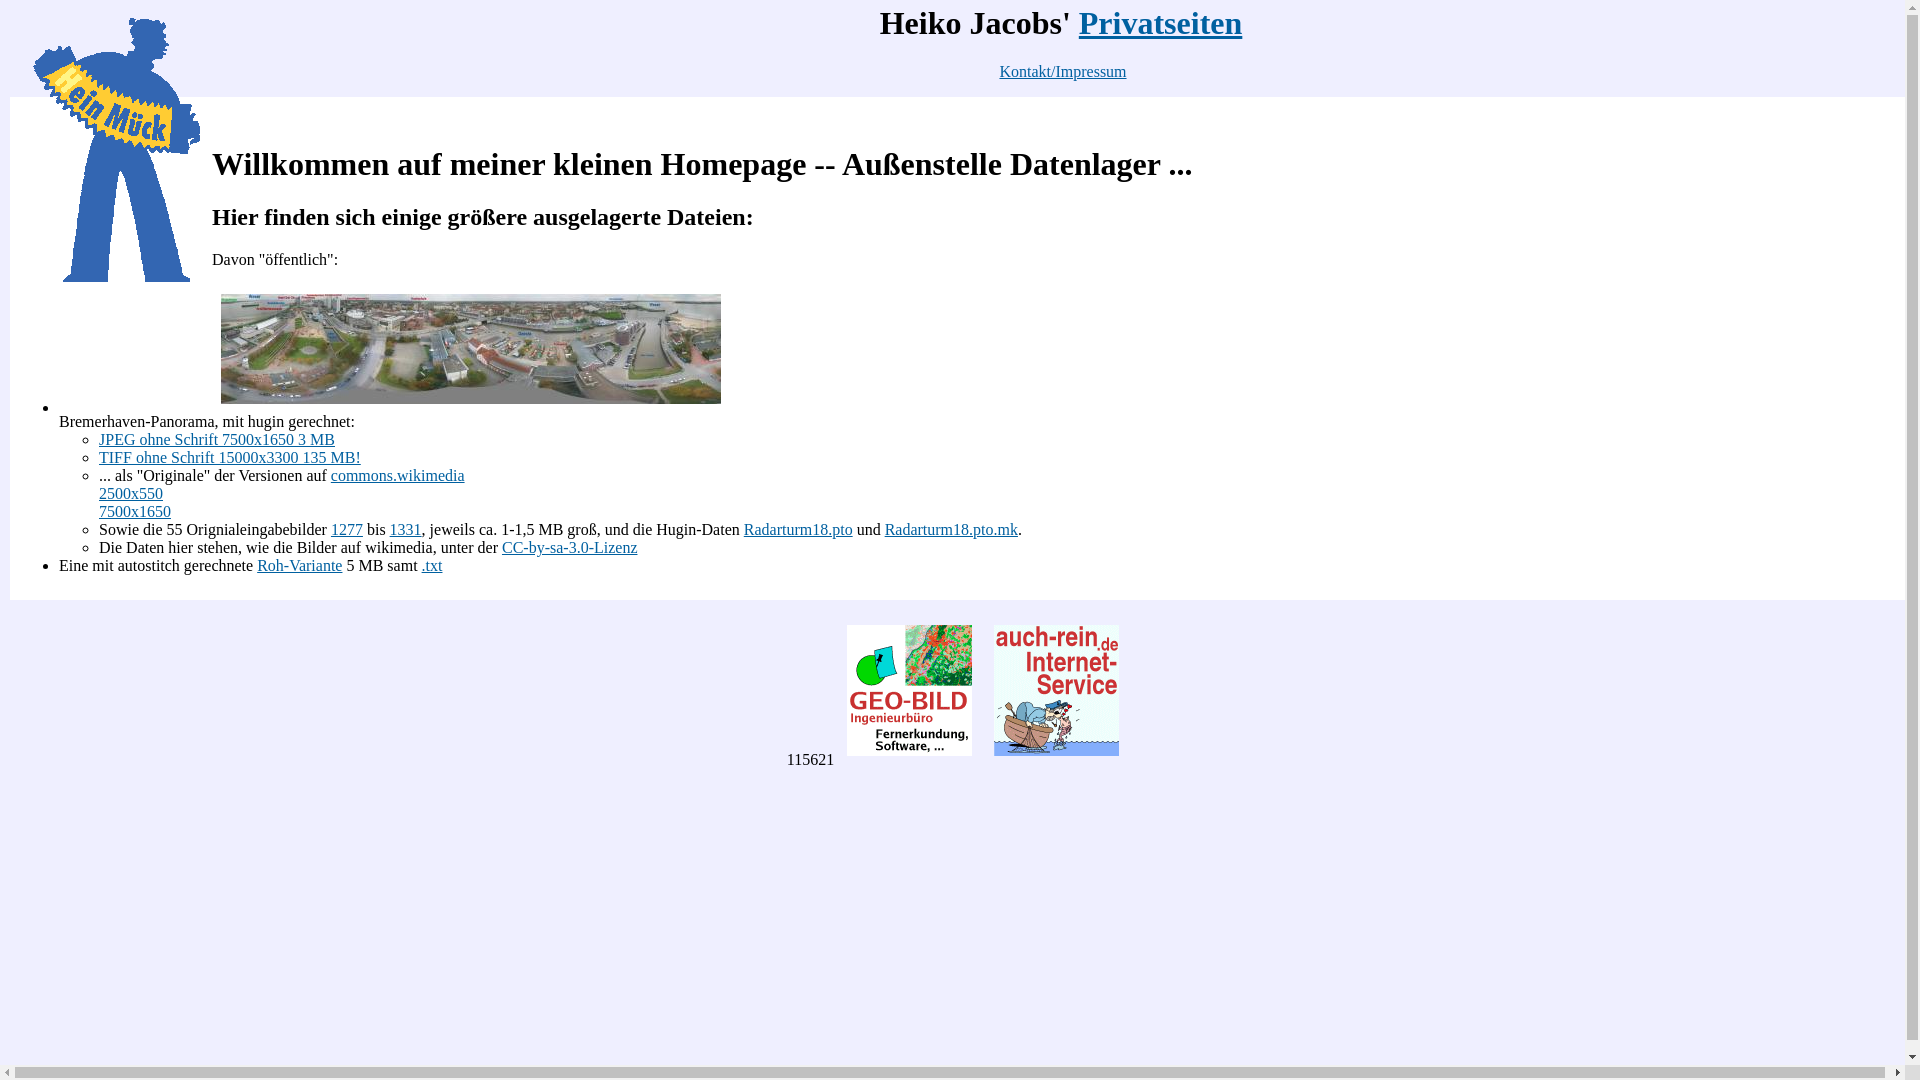 This screenshot has height=1080, width=1920. I want to click on 'Privatseiten', so click(1078, 23).